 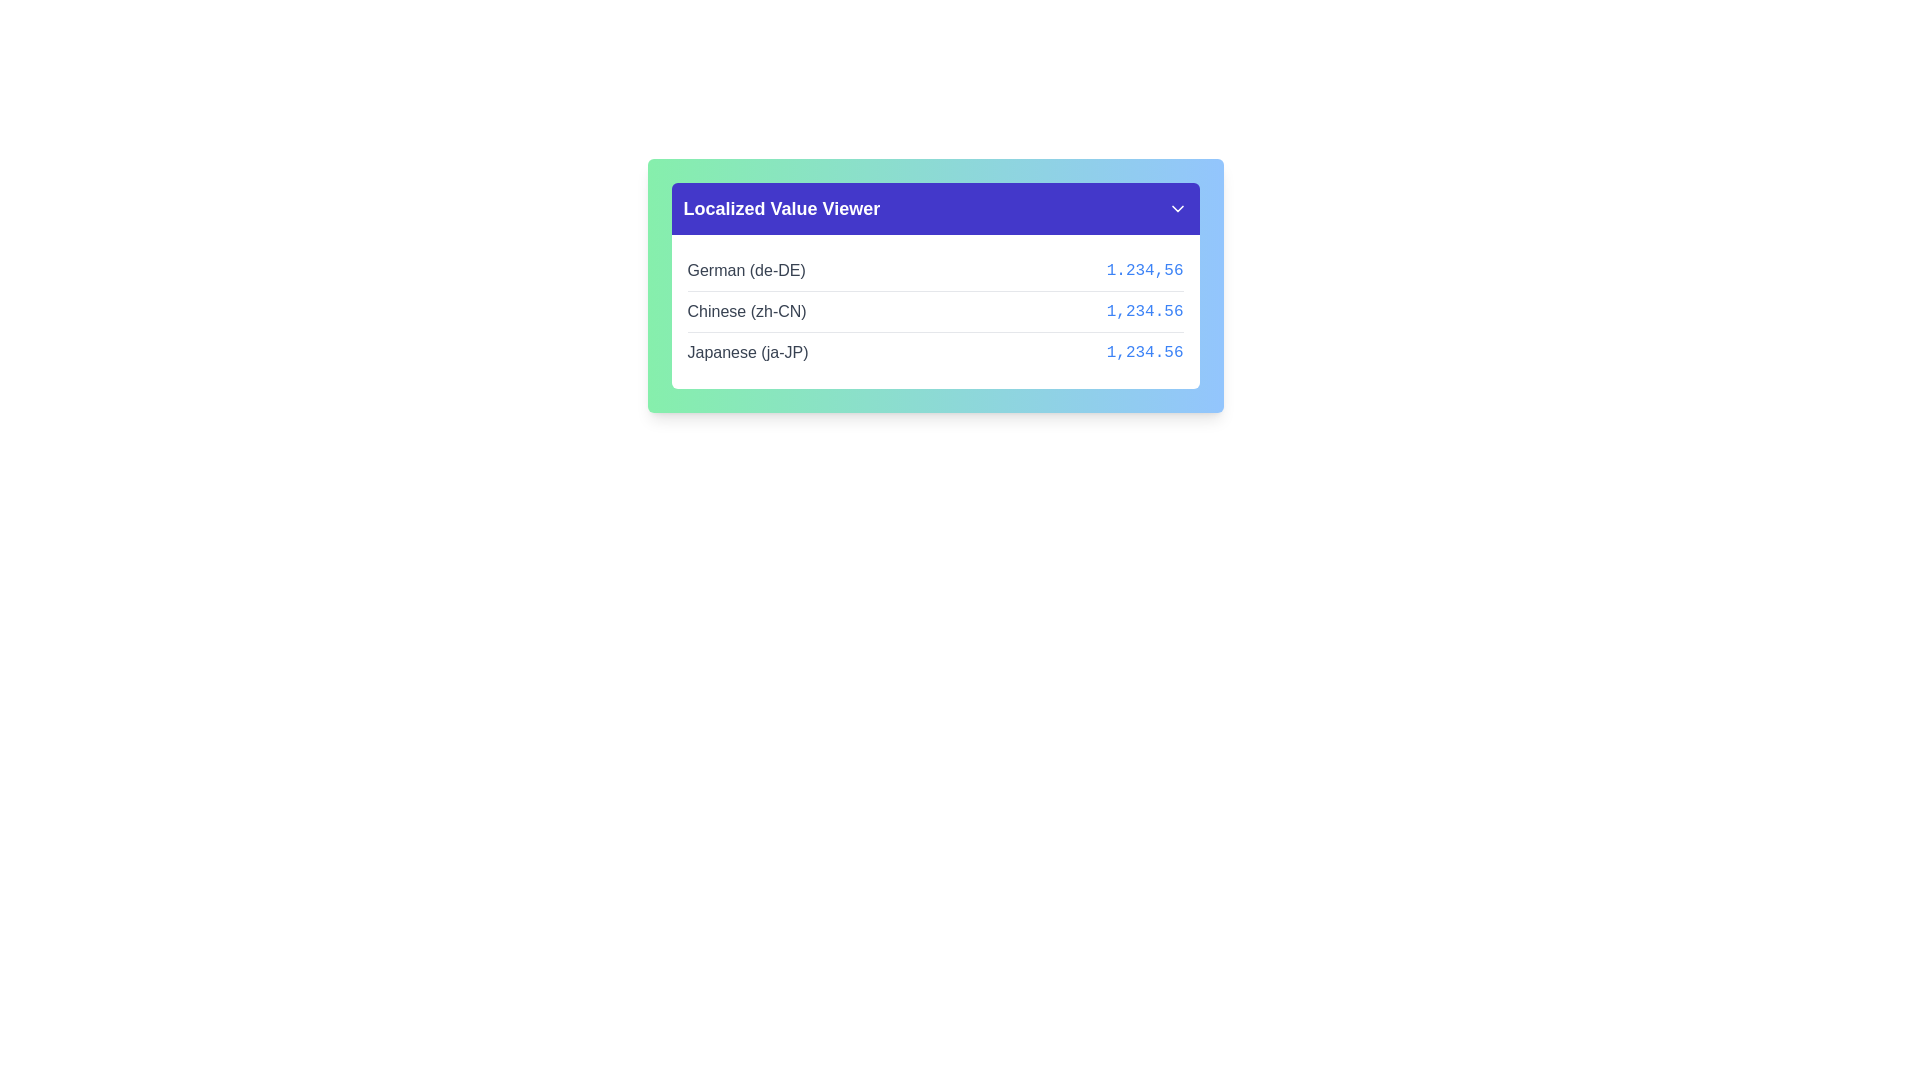 What do you see at coordinates (745, 270) in the screenshot?
I see `the static text displaying 'German (de-DE)' in dark gray within the 'Localized Value Viewer' panel, positioned at the uppermost row and aligned to the left side of the row` at bounding box center [745, 270].